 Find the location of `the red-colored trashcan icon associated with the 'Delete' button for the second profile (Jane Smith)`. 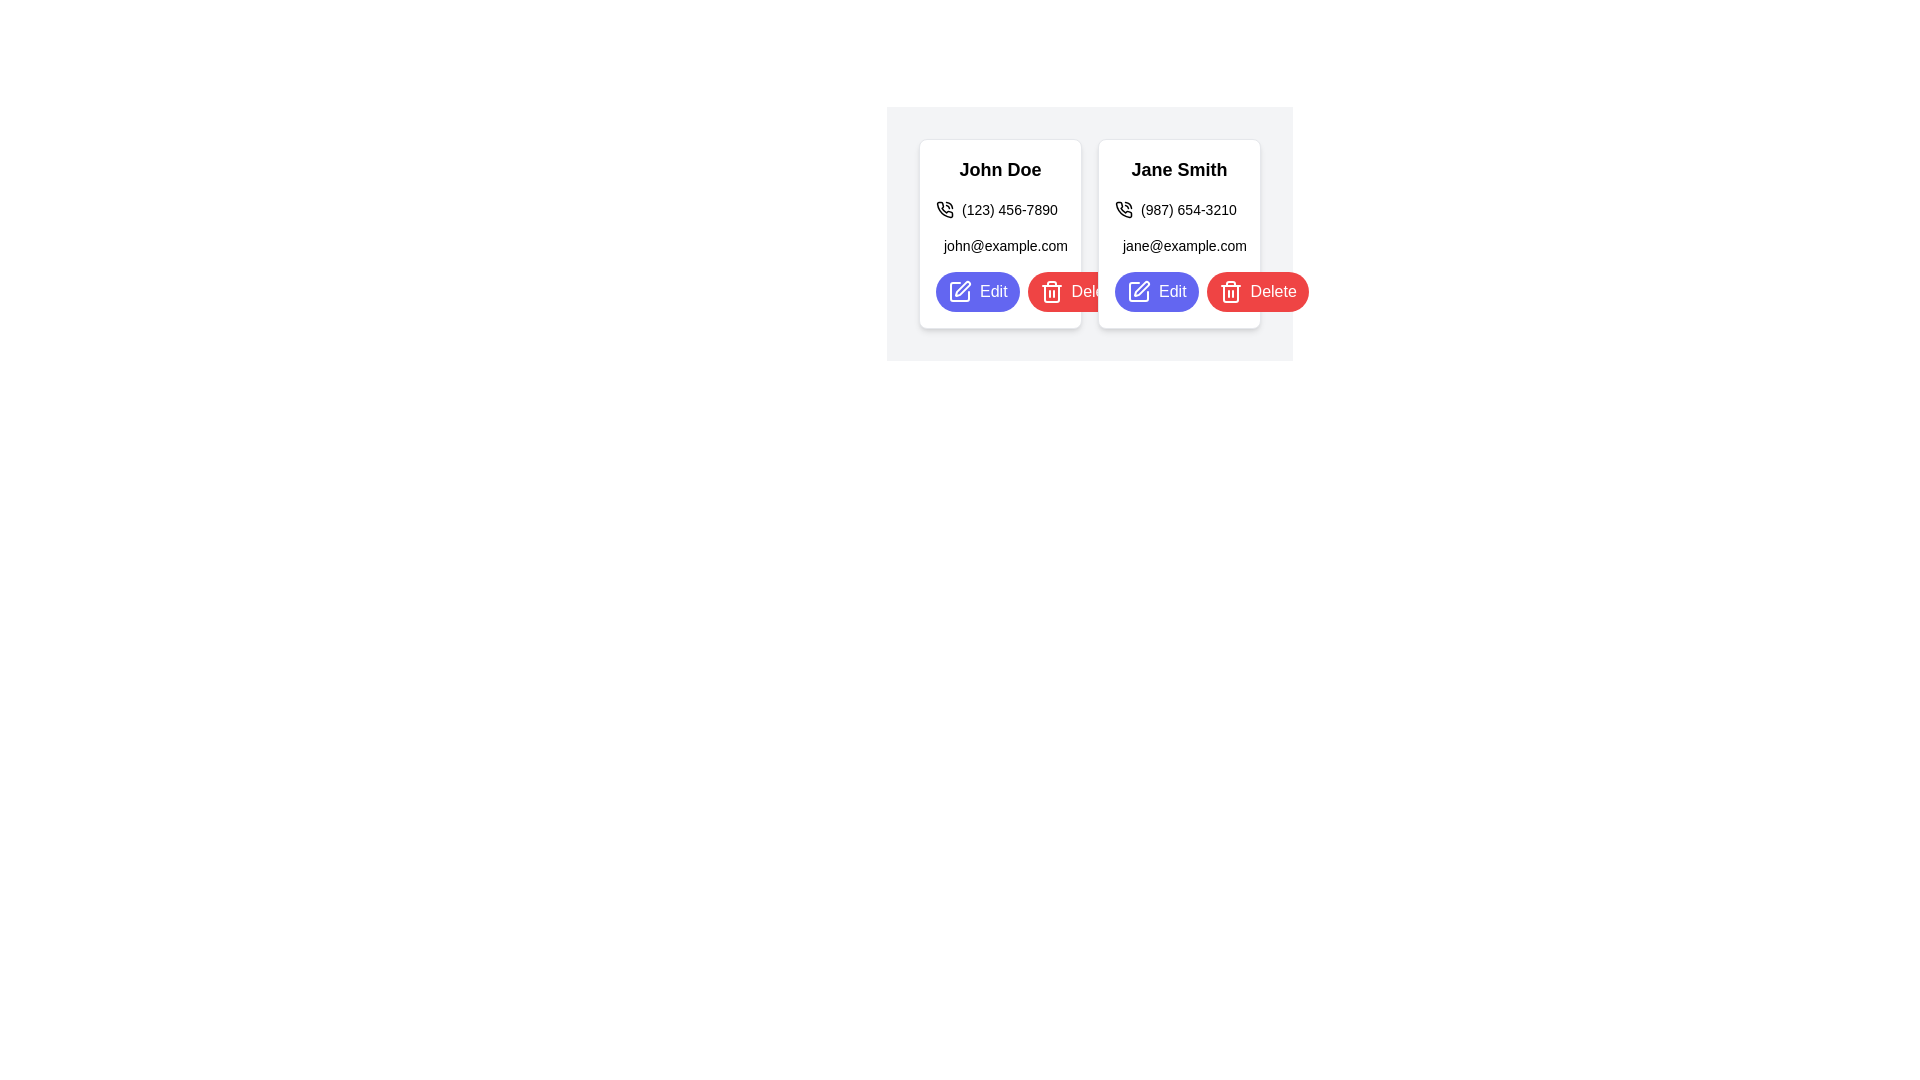

the red-colored trashcan icon associated with the 'Delete' button for the second profile (Jane Smith) is located at coordinates (1050, 293).